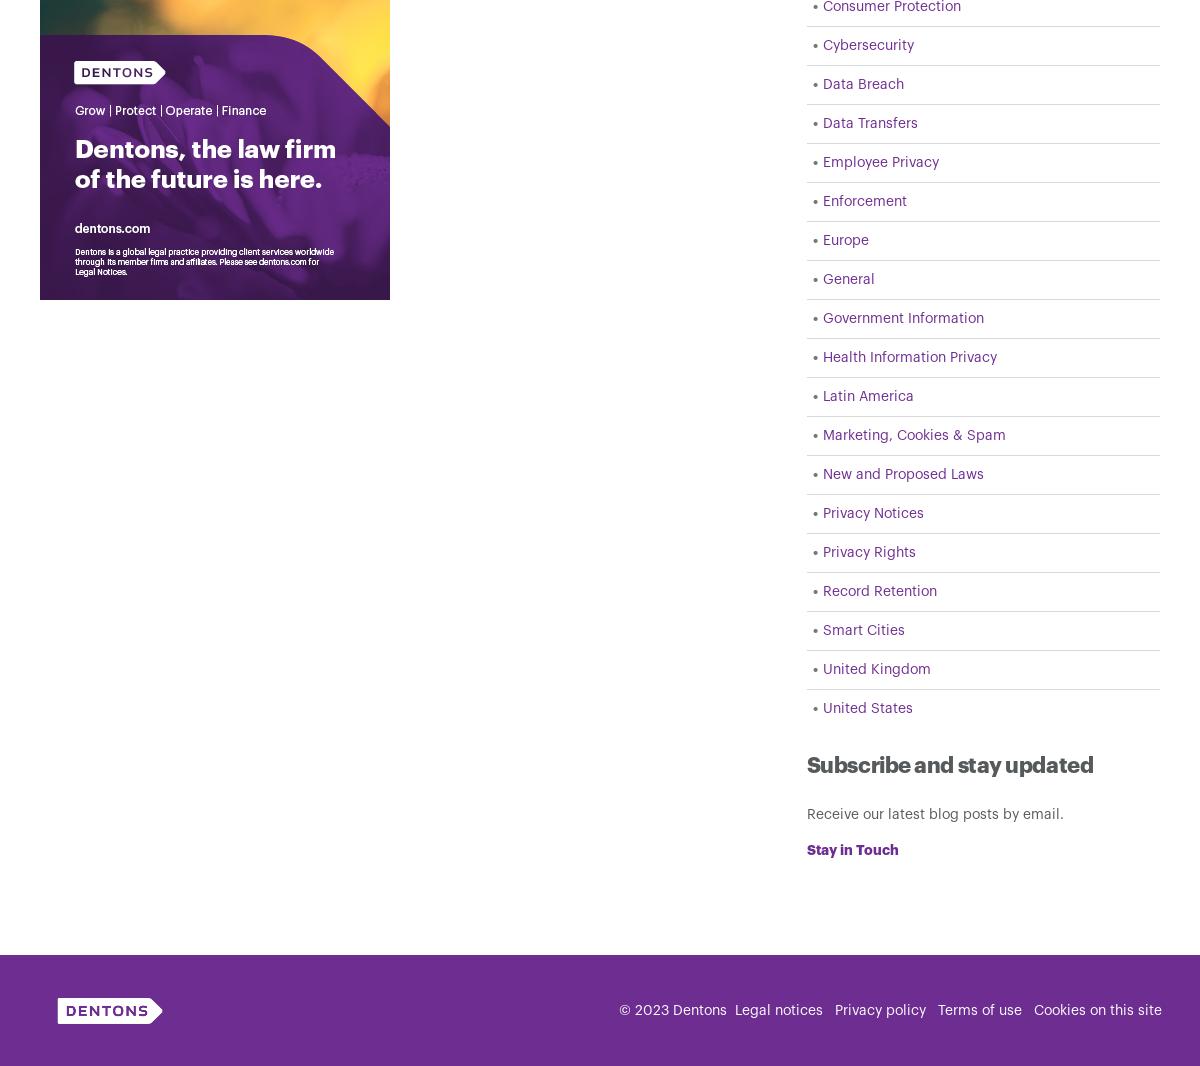  Describe the element at coordinates (778, 1010) in the screenshot. I see `'Legal notices'` at that location.